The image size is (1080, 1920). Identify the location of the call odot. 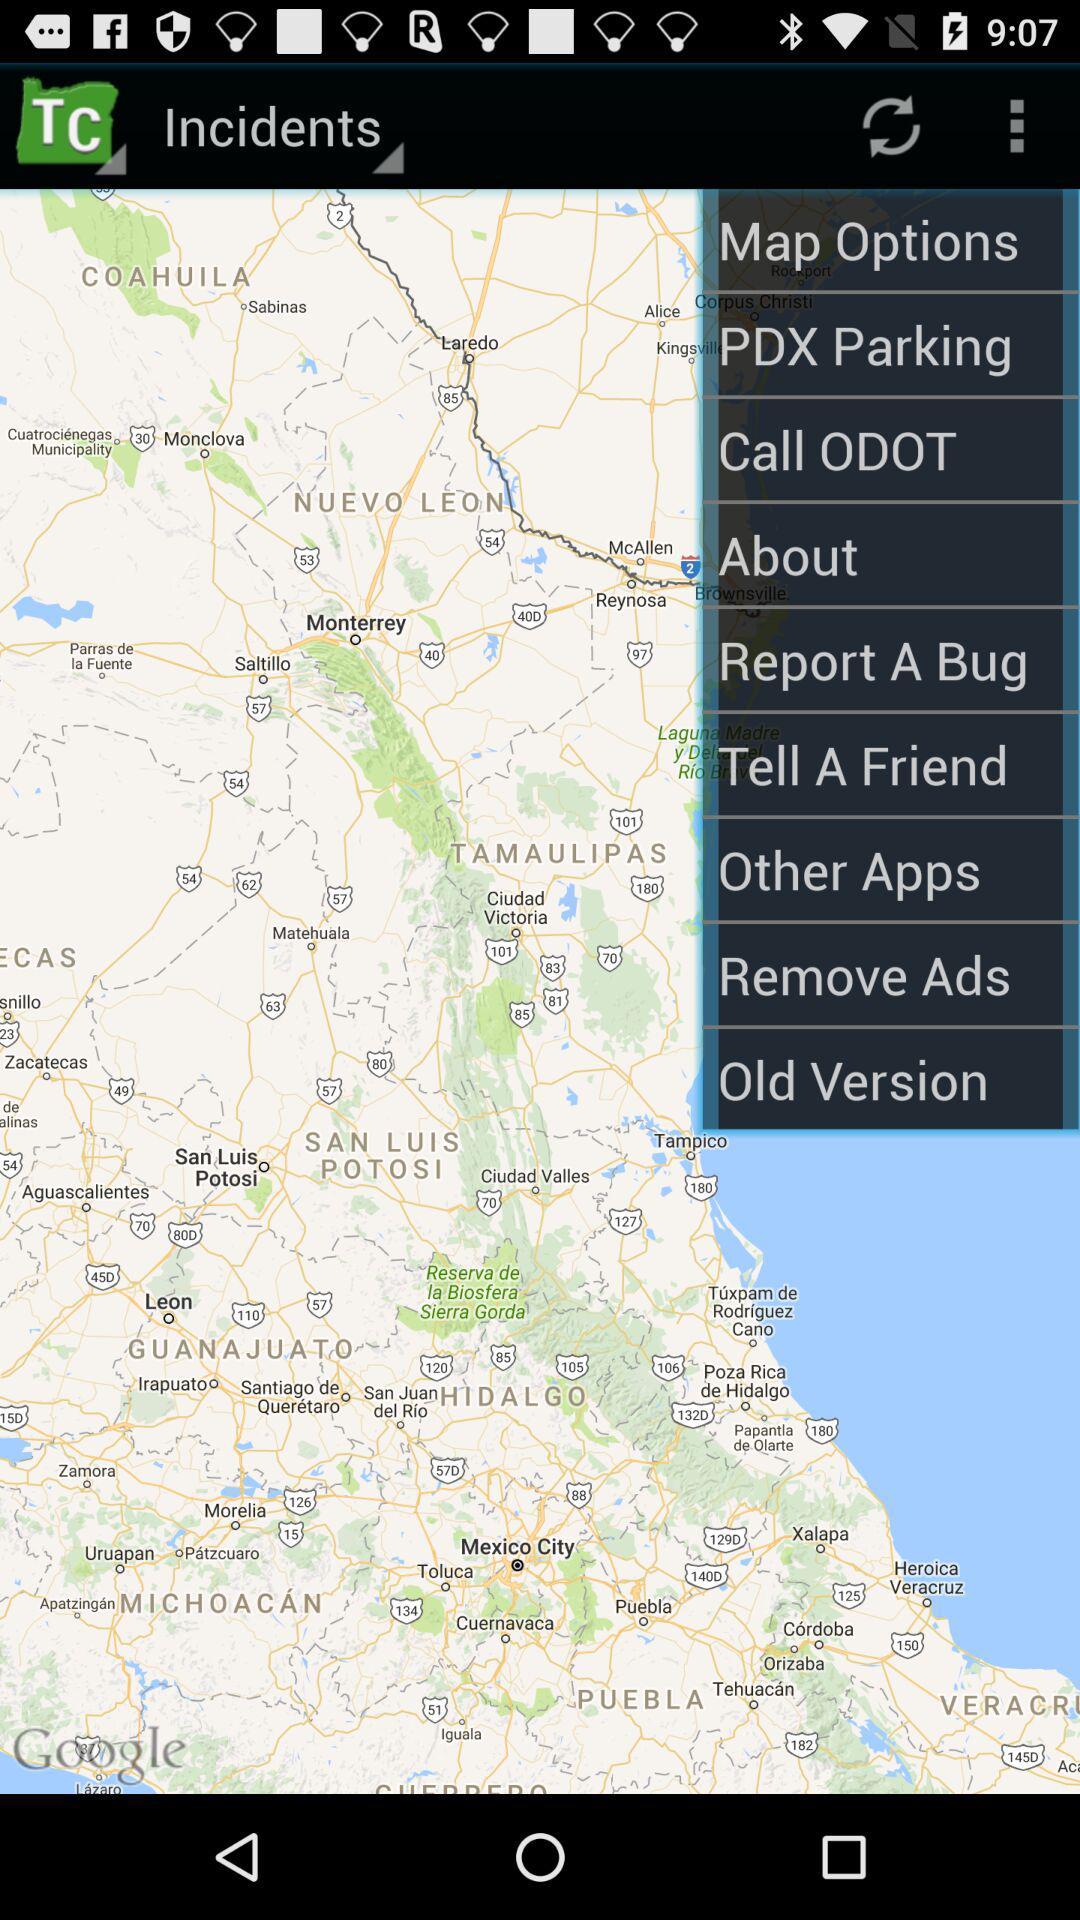
(889, 448).